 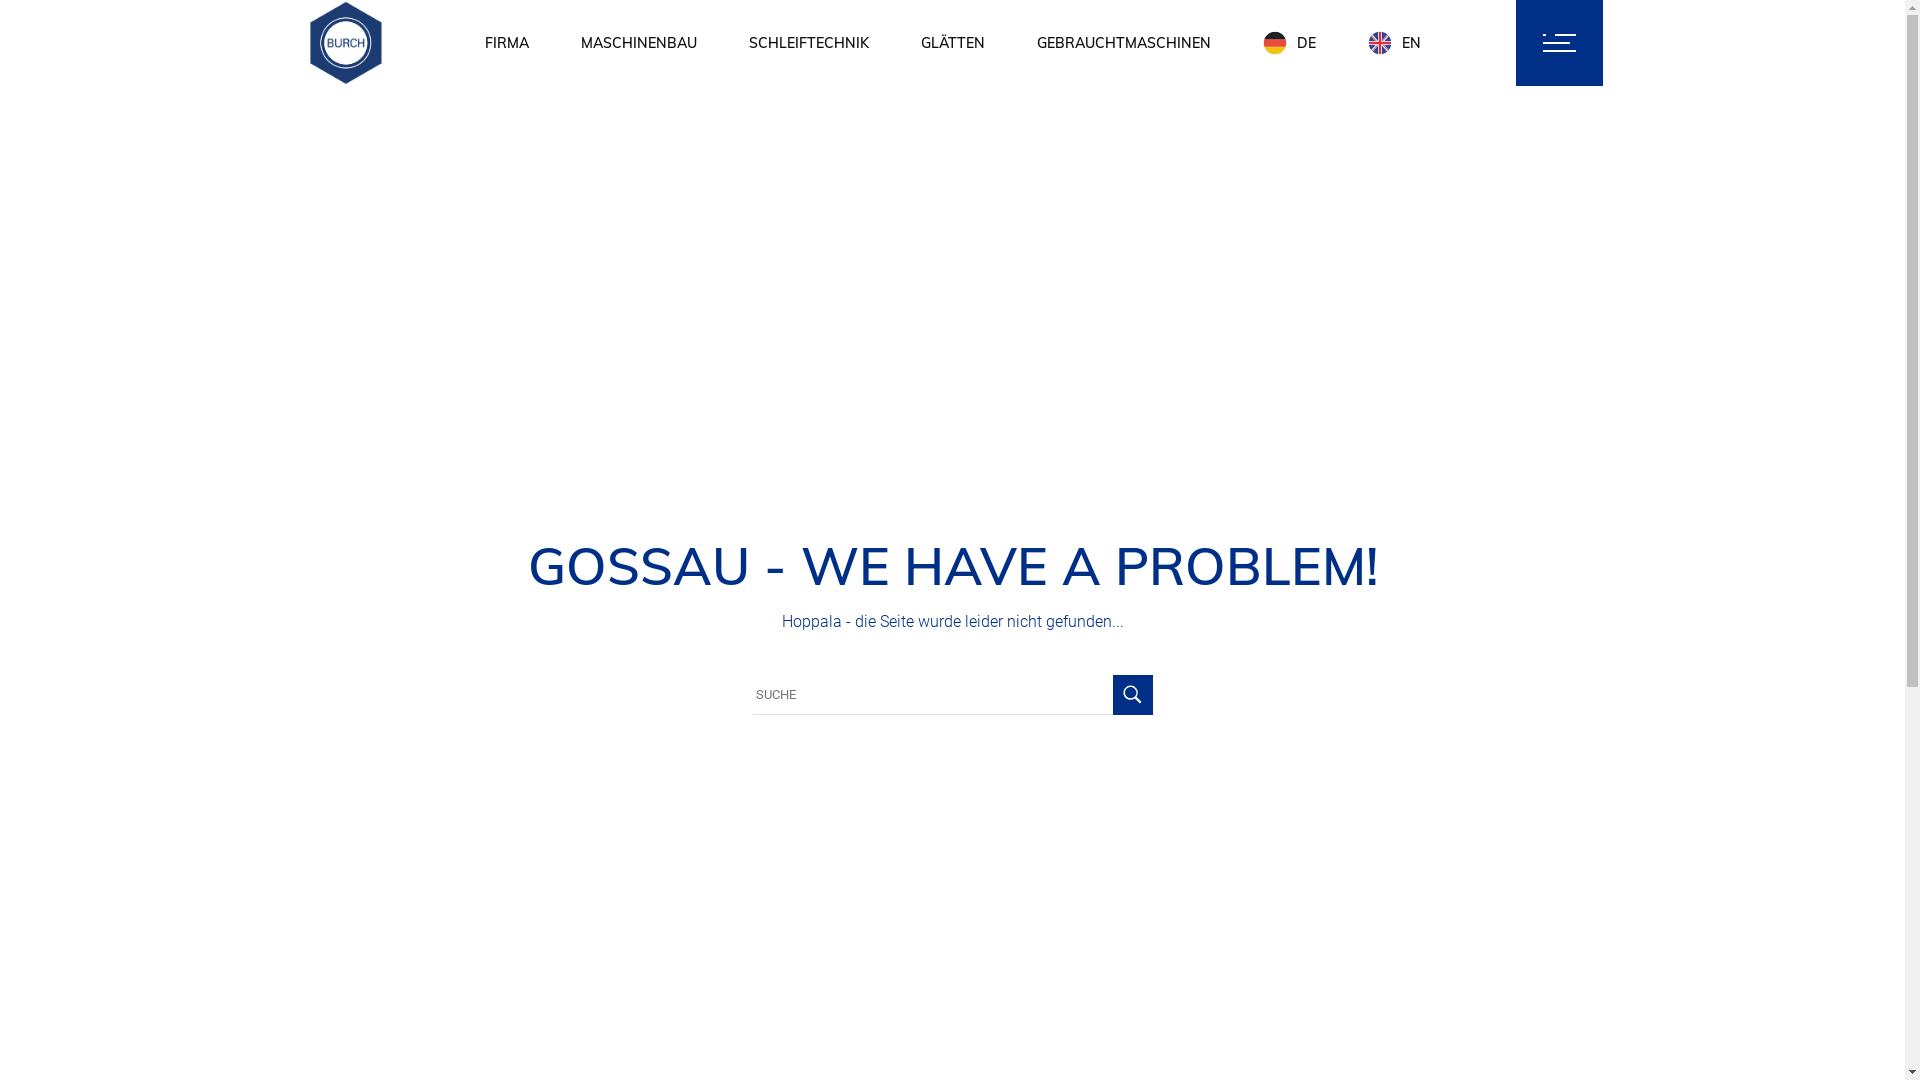 What do you see at coordinates (807, 42) in the screenshot?
I see `'SCHLEIFTECHNIK'` at bounding box center [807, 42].